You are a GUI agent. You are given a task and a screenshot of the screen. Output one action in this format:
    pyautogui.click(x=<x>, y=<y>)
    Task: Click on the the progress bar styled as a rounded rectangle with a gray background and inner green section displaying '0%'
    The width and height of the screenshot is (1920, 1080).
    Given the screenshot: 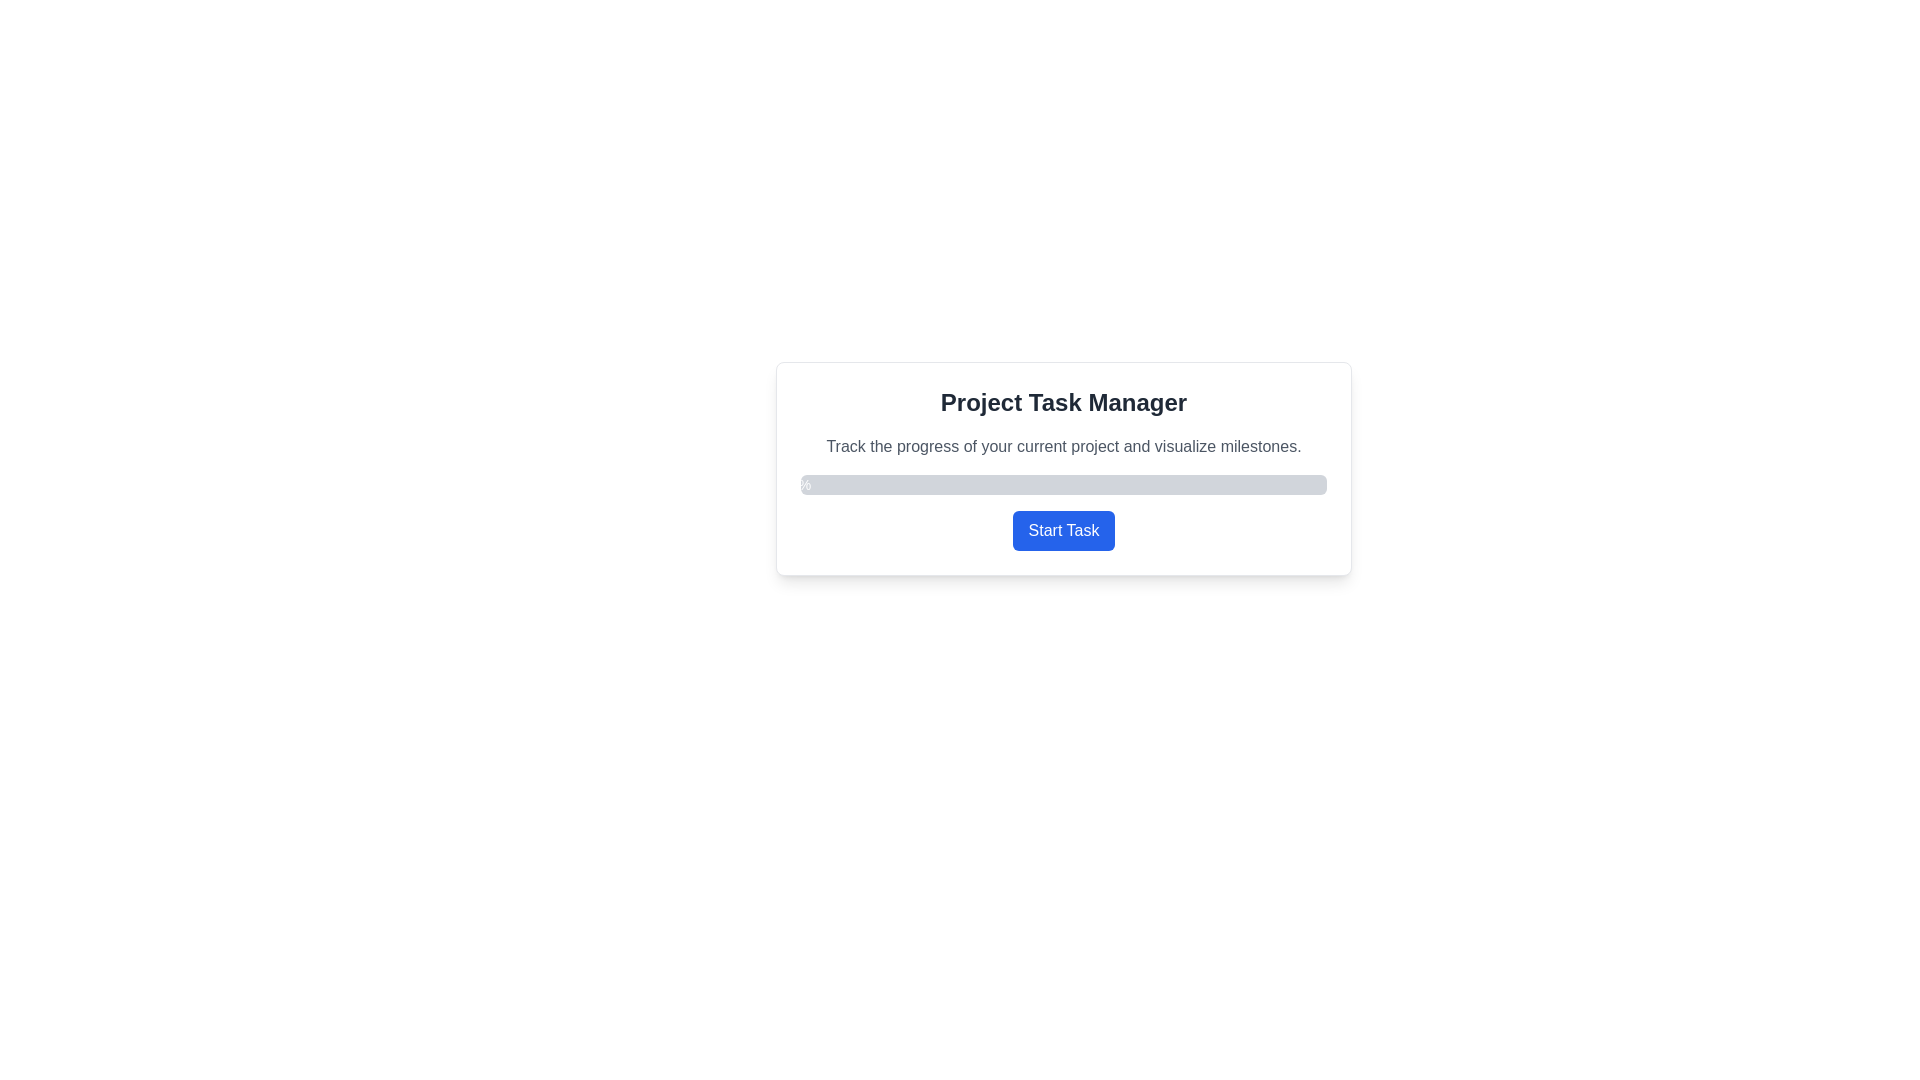 What is the action you would take?
    pyautogui.click(x=1063, y=485)
    